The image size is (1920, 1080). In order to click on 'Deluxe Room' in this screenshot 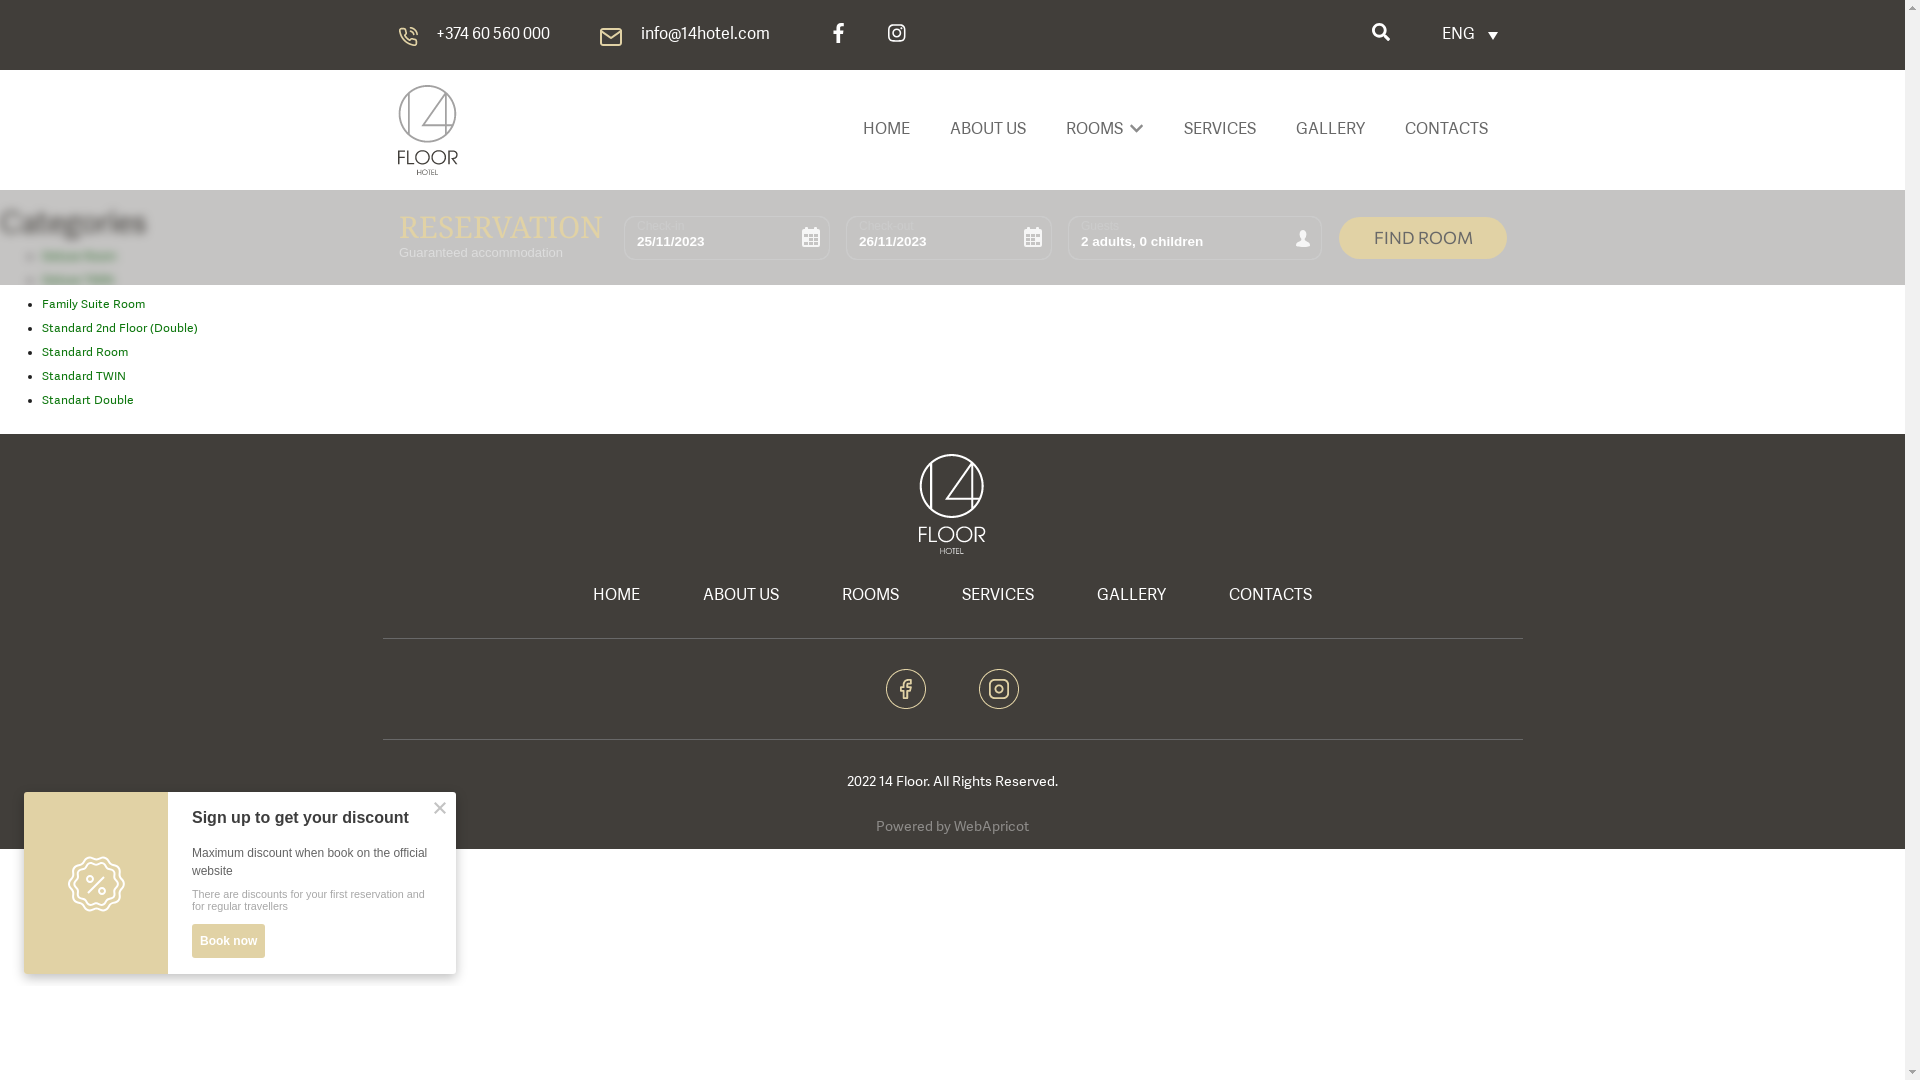, I will do `click(78, 256)`.